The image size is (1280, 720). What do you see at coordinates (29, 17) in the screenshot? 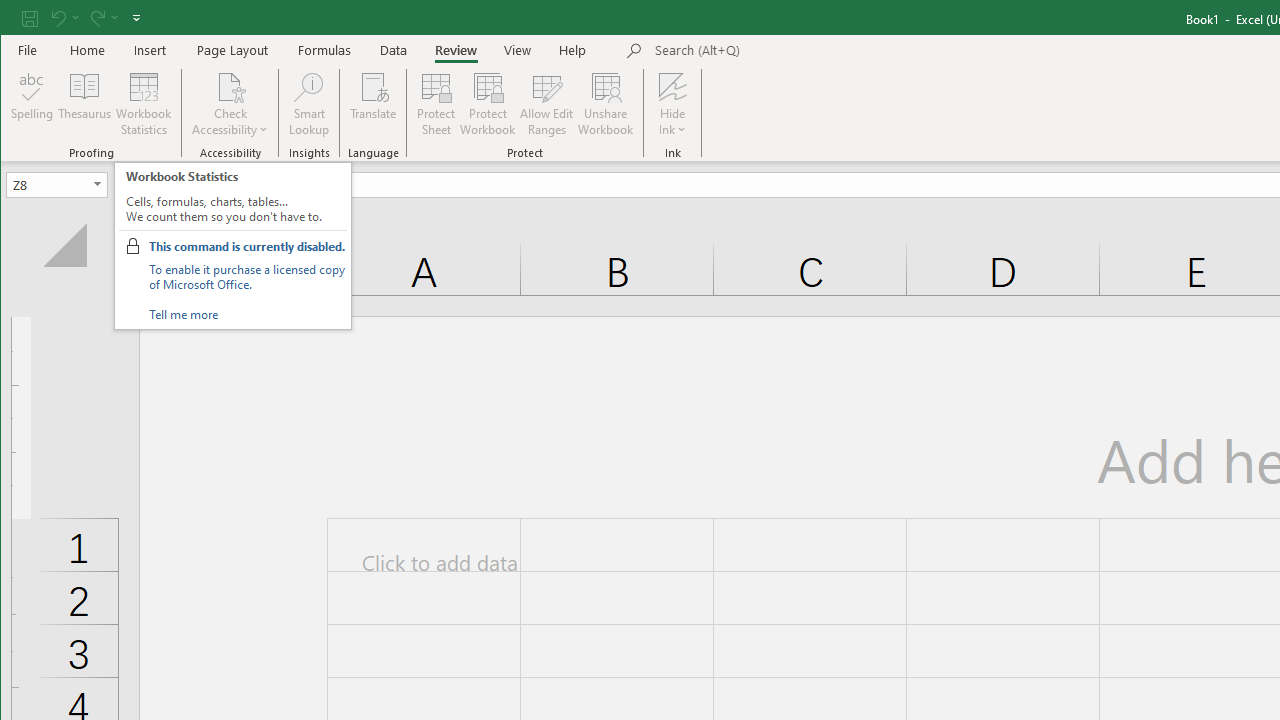
I see `'Save'` at bounding box center [29, 17].